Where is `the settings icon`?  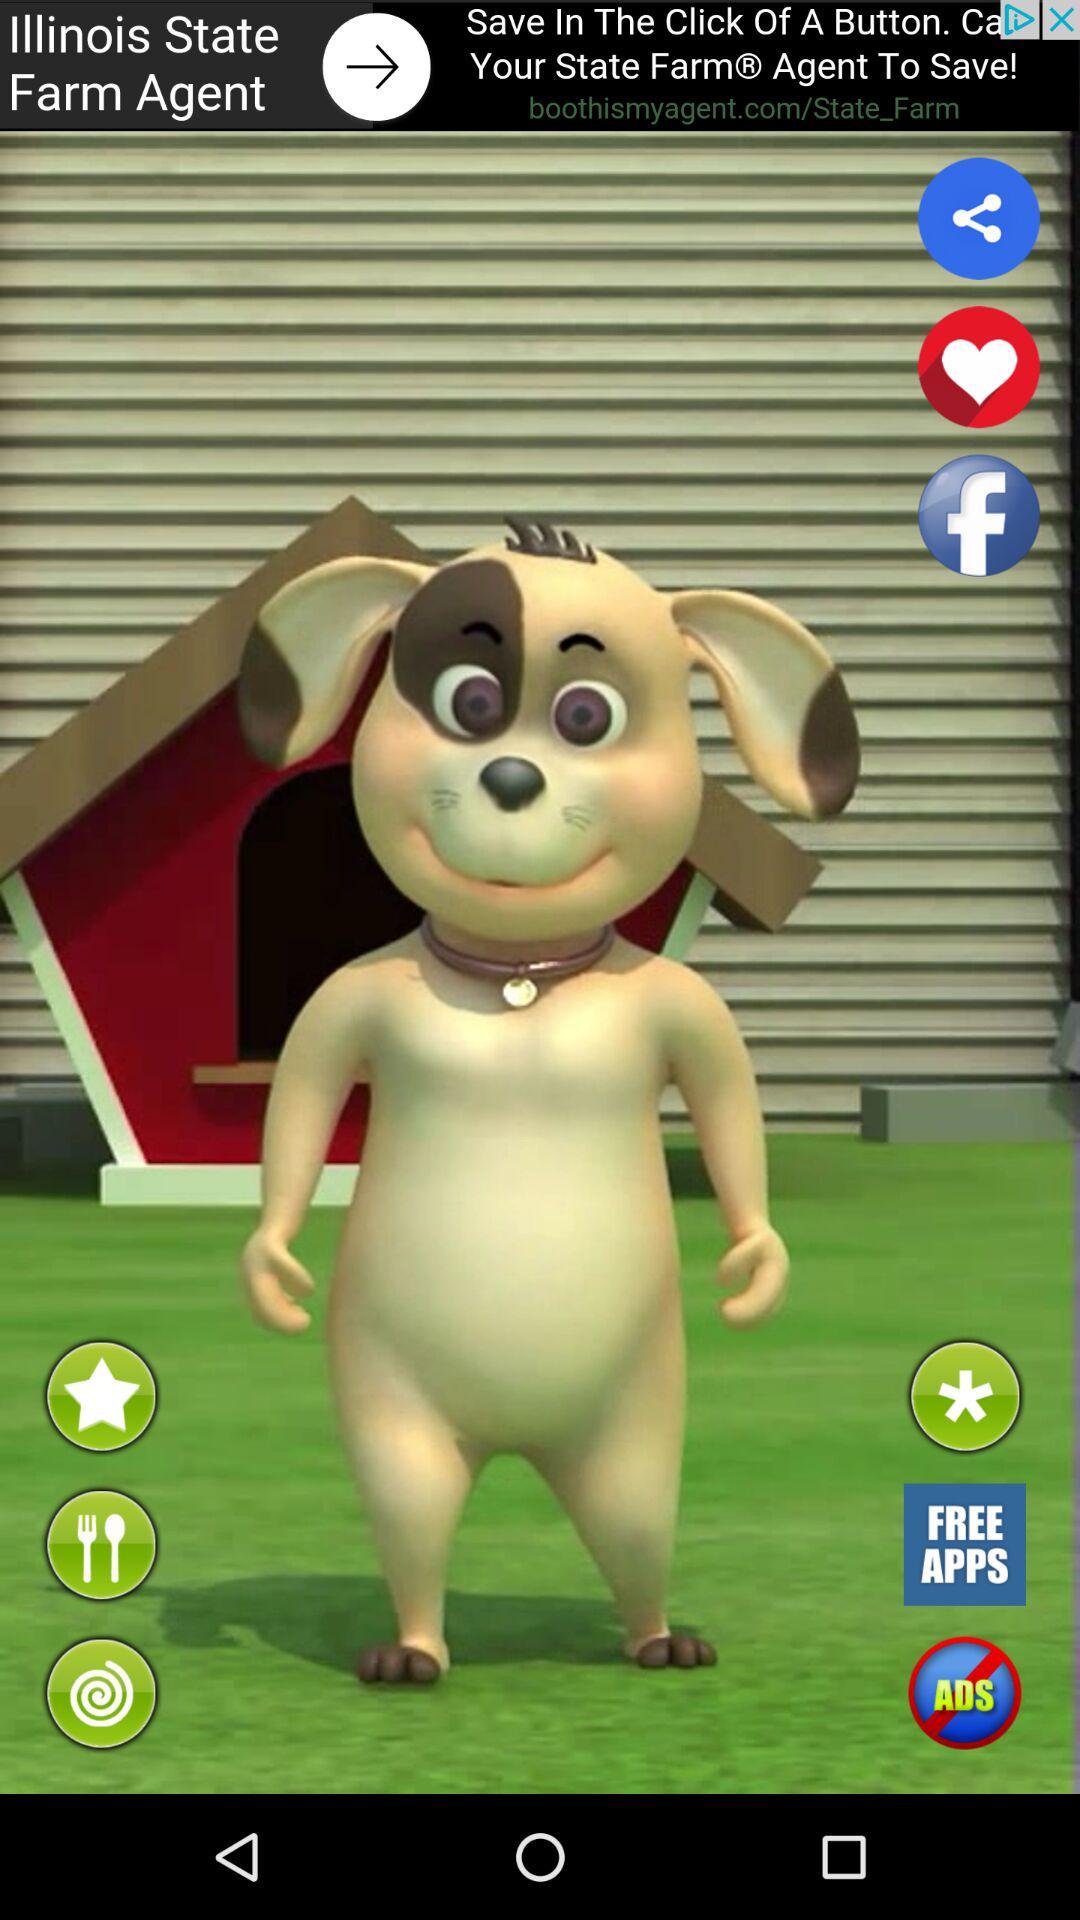
the settings icon is located at coordinates (963, 1494).